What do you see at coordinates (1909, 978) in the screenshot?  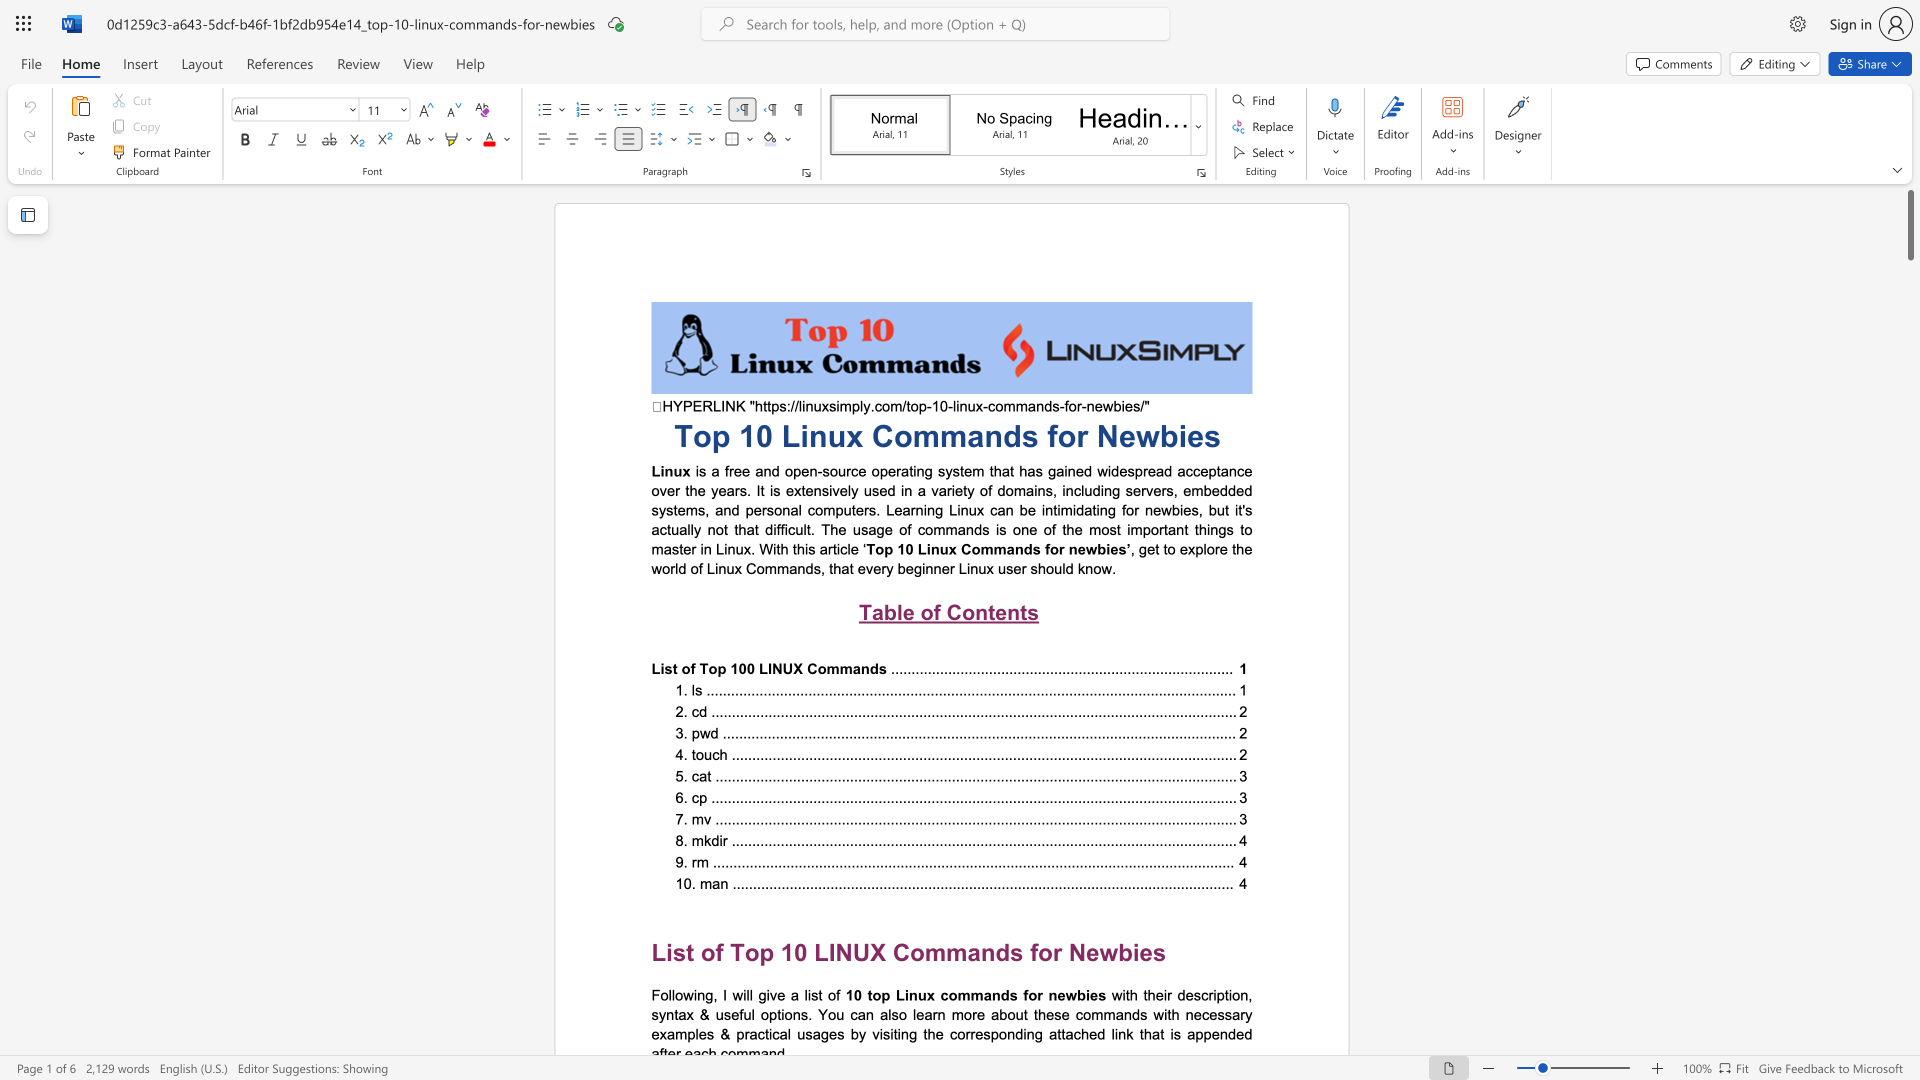 I see `the scrollbar to move the content lower` at bounding box center [1909, 978].